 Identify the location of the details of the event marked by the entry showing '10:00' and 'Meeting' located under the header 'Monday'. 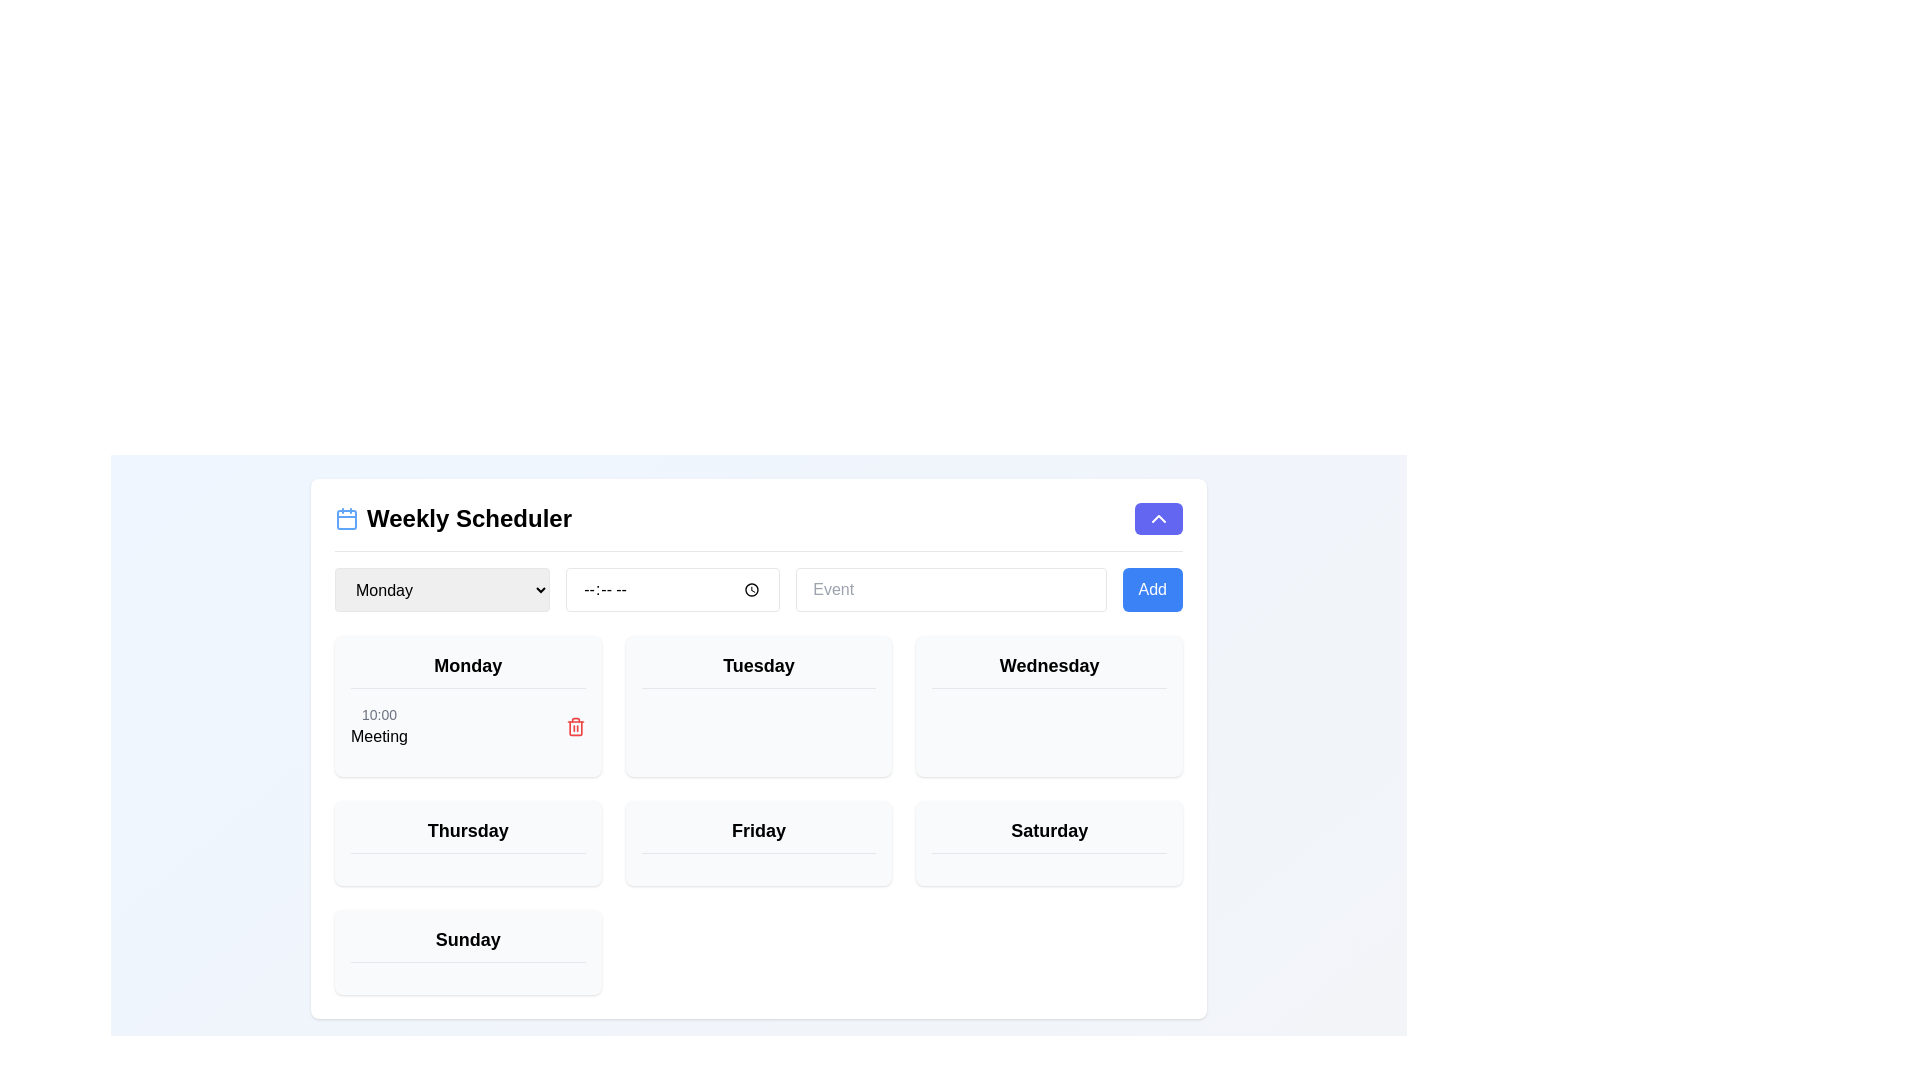
(467, 726).